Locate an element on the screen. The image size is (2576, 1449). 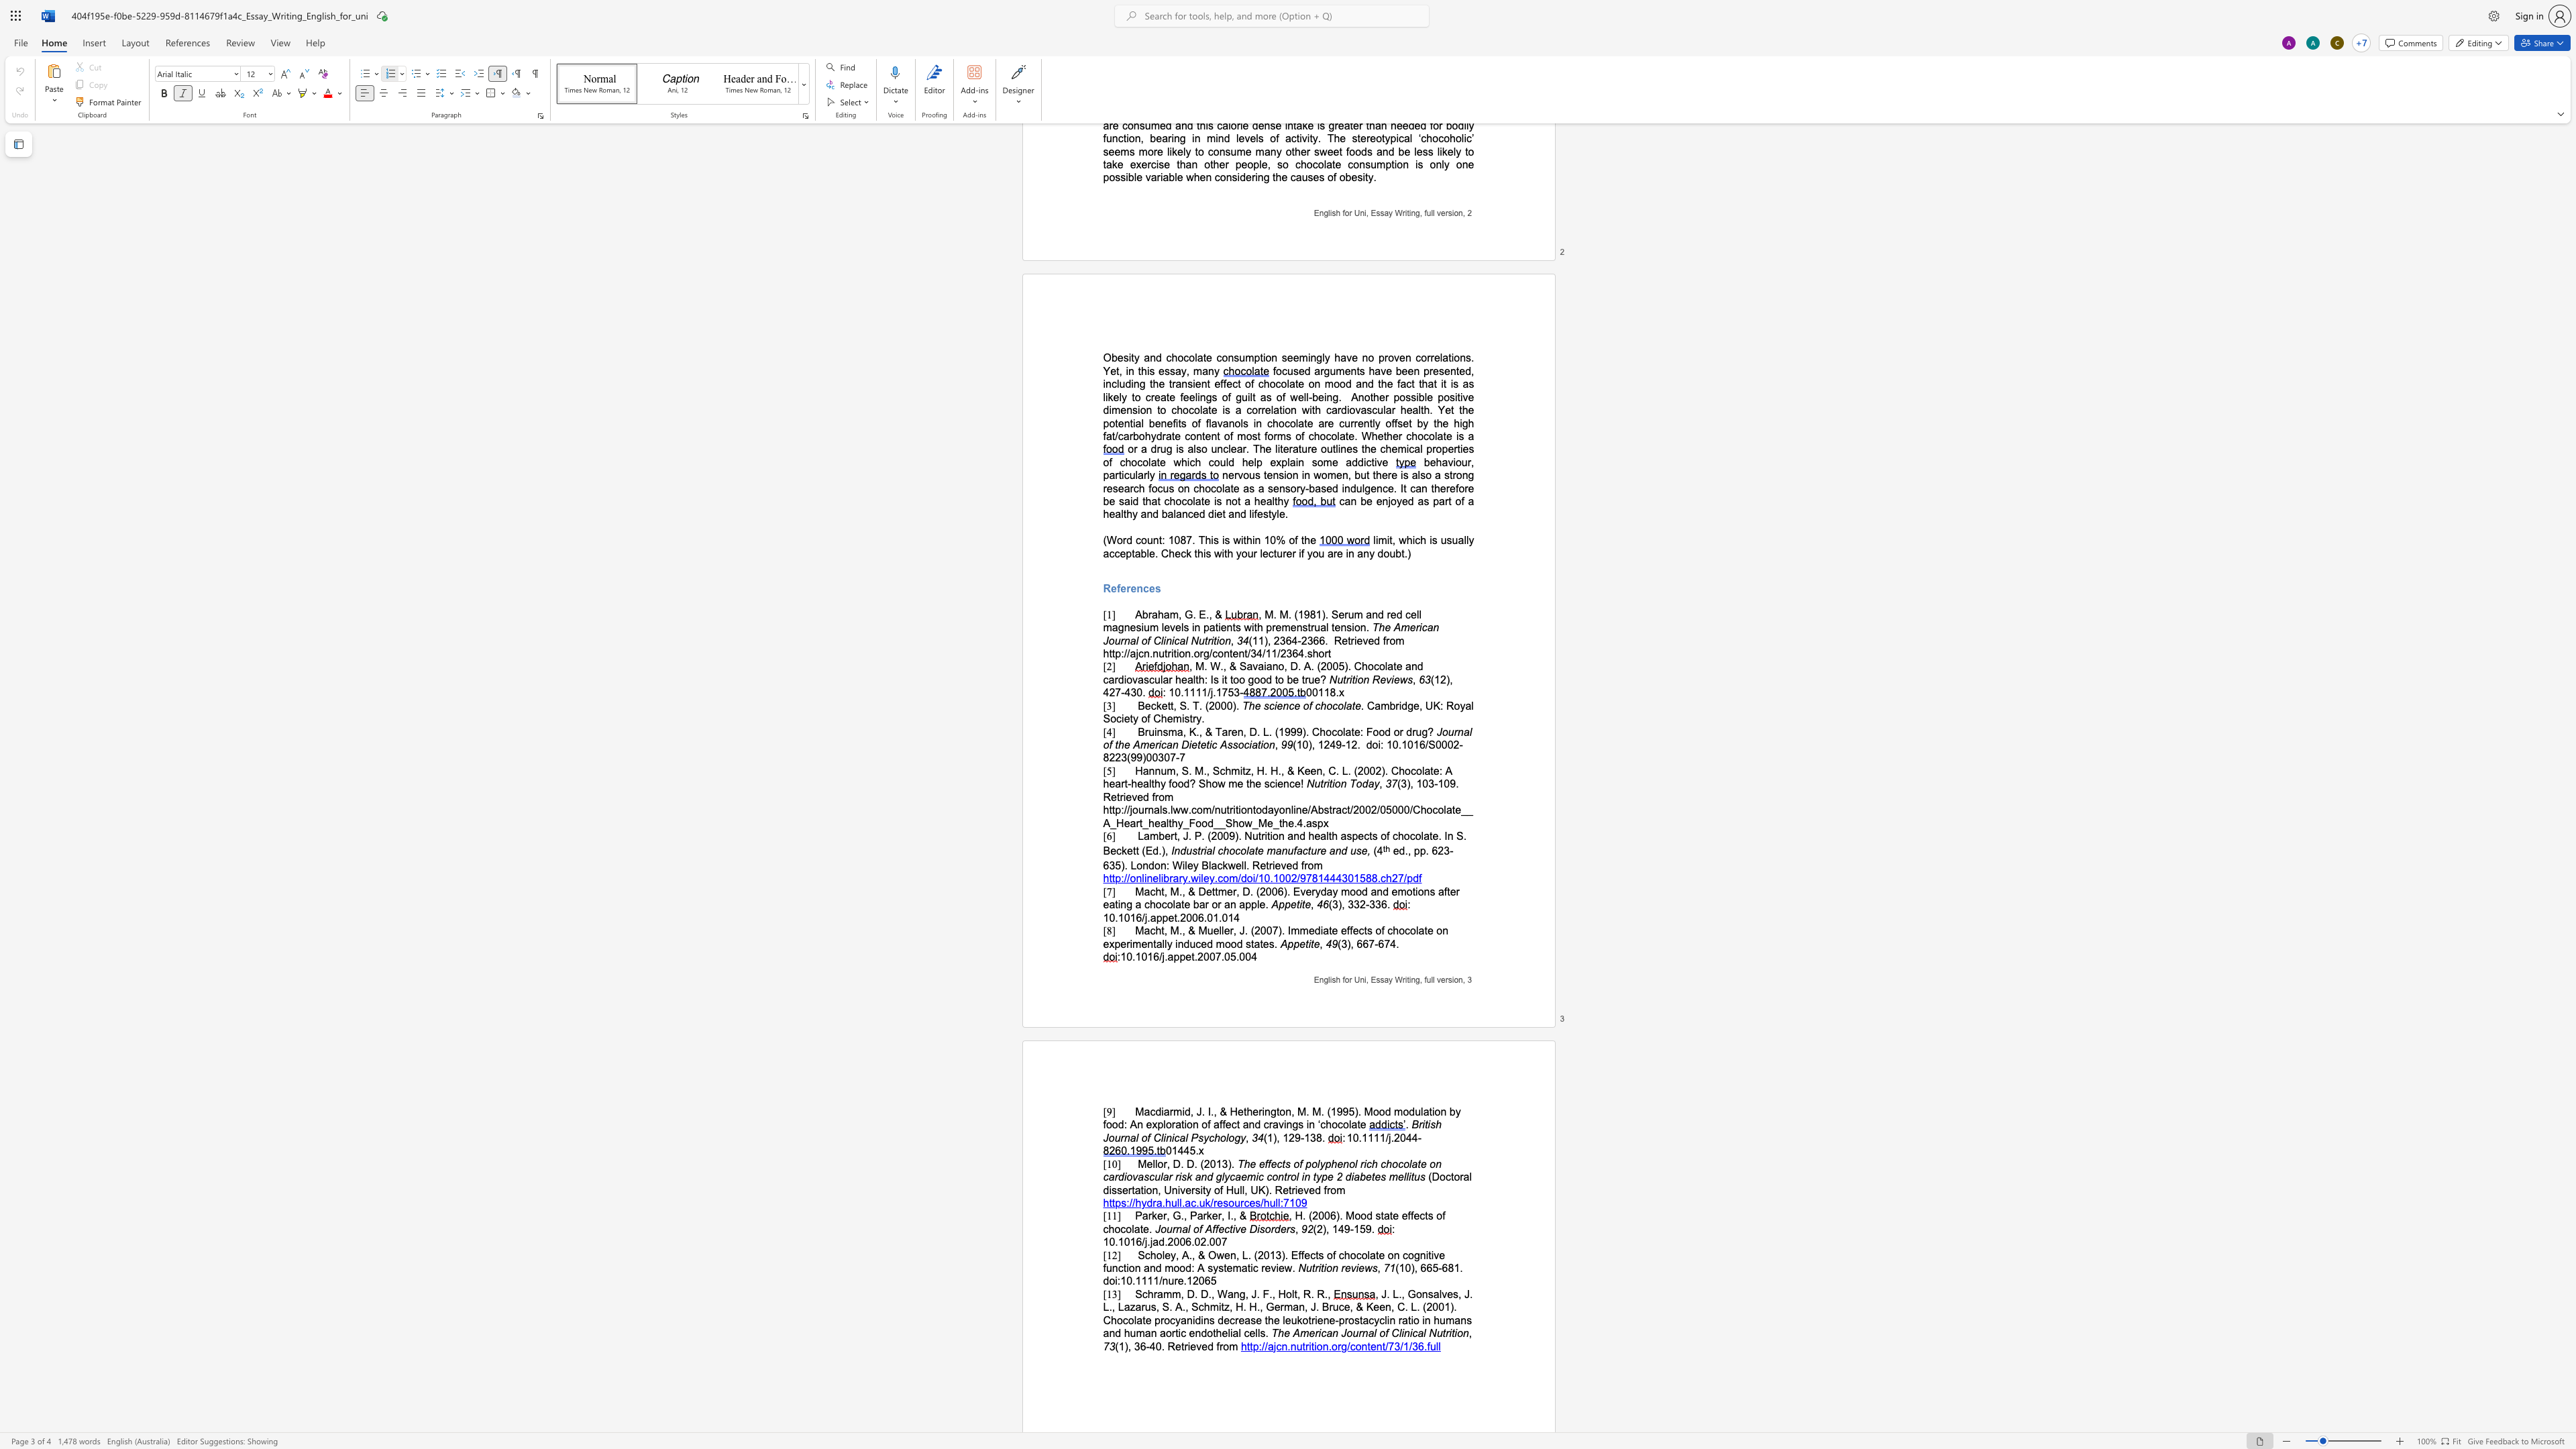
the space between the continuous character "c" and "o" in the text is located at coordinates (1223, 877).